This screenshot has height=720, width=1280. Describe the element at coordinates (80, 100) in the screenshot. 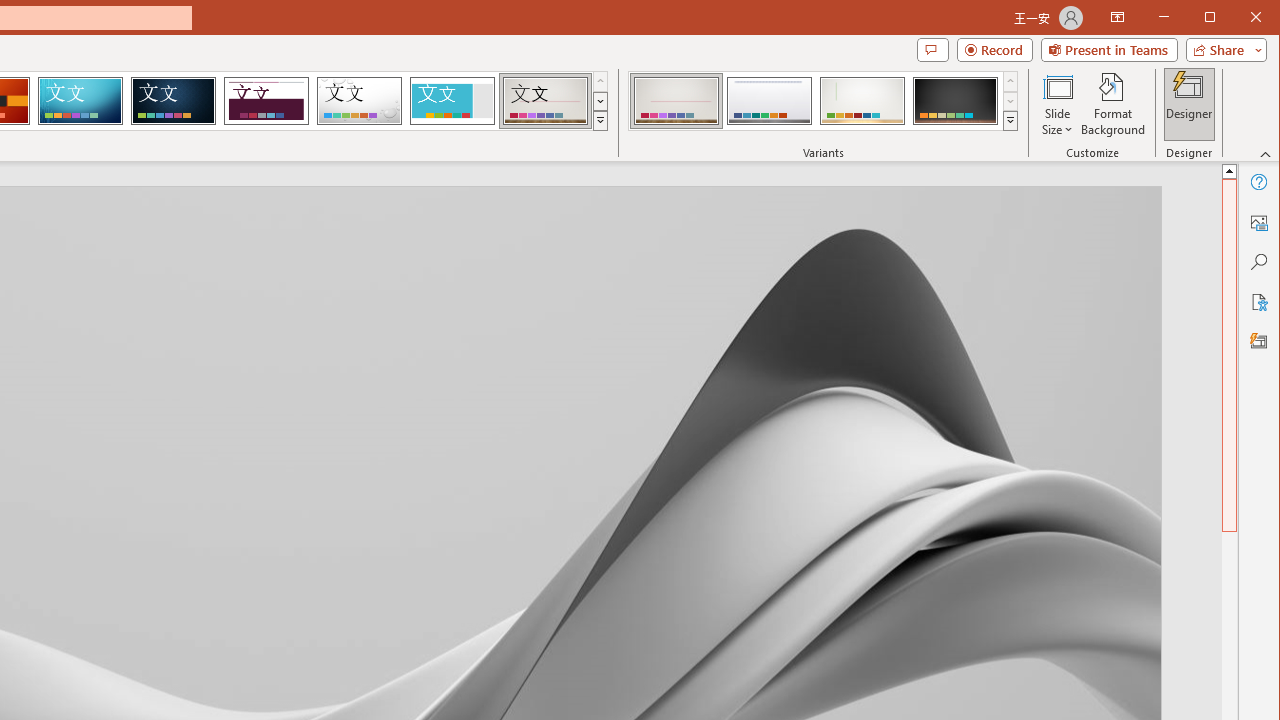

I see `'Circuit'` at that location.